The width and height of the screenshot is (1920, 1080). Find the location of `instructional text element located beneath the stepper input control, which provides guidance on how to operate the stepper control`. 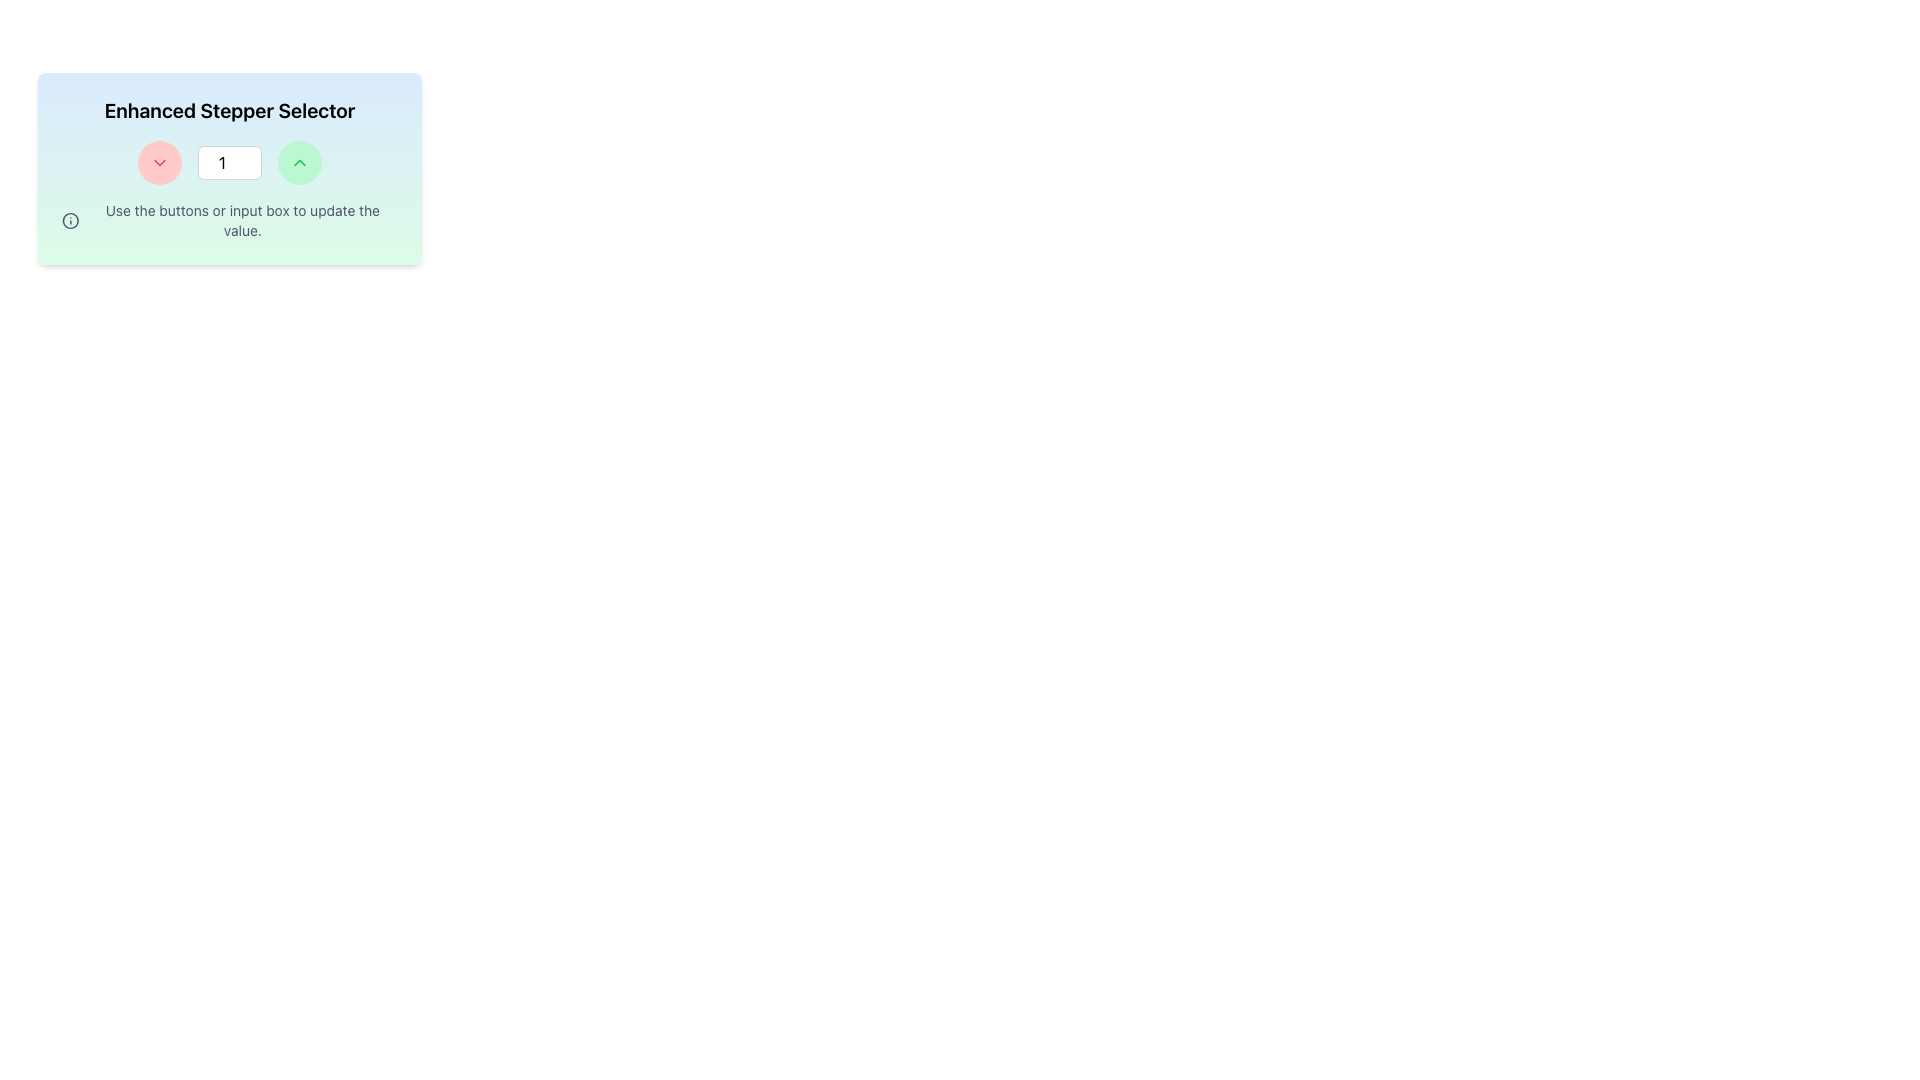

instructional text element located beneath the stepper input control, which provides guidance on how to operate the stepper control is located at coordinates (230, 220).